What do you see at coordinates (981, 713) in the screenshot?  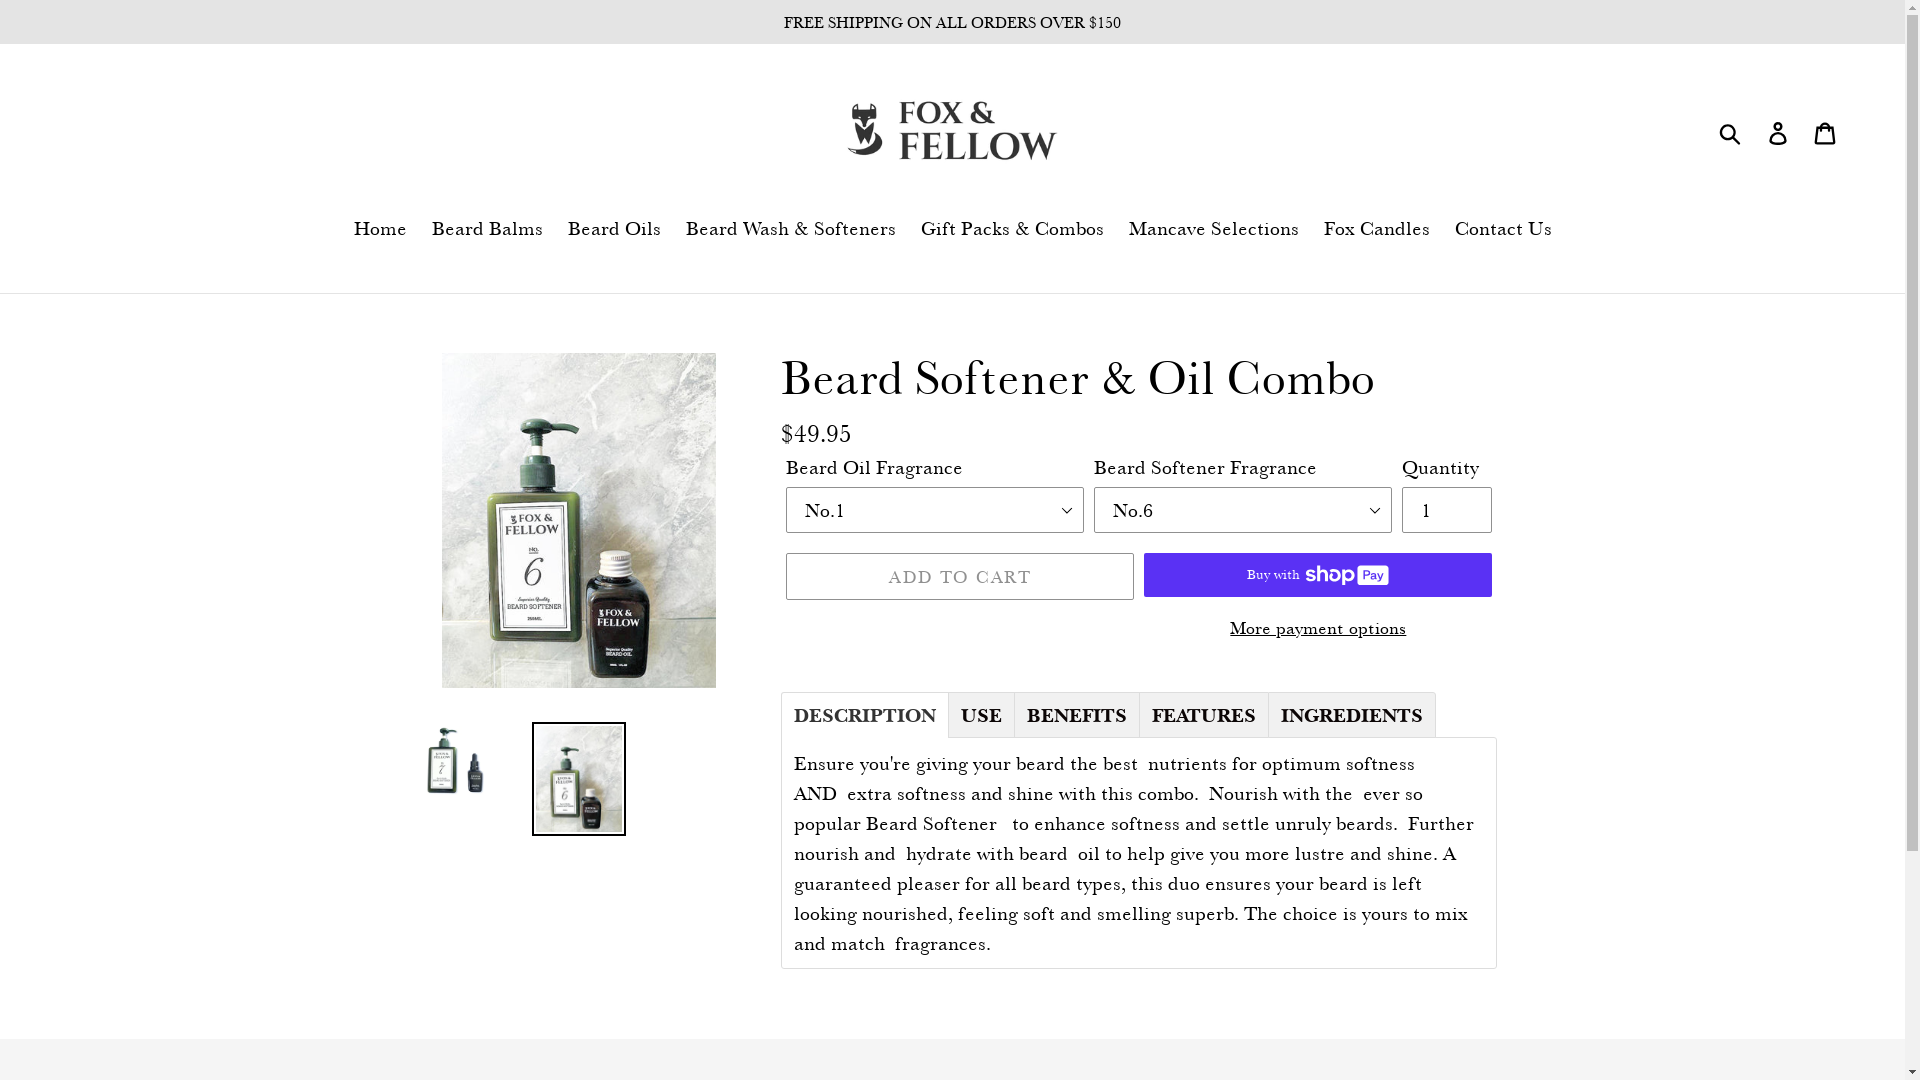 I see `'USE'` at bounding box center [981, 713].